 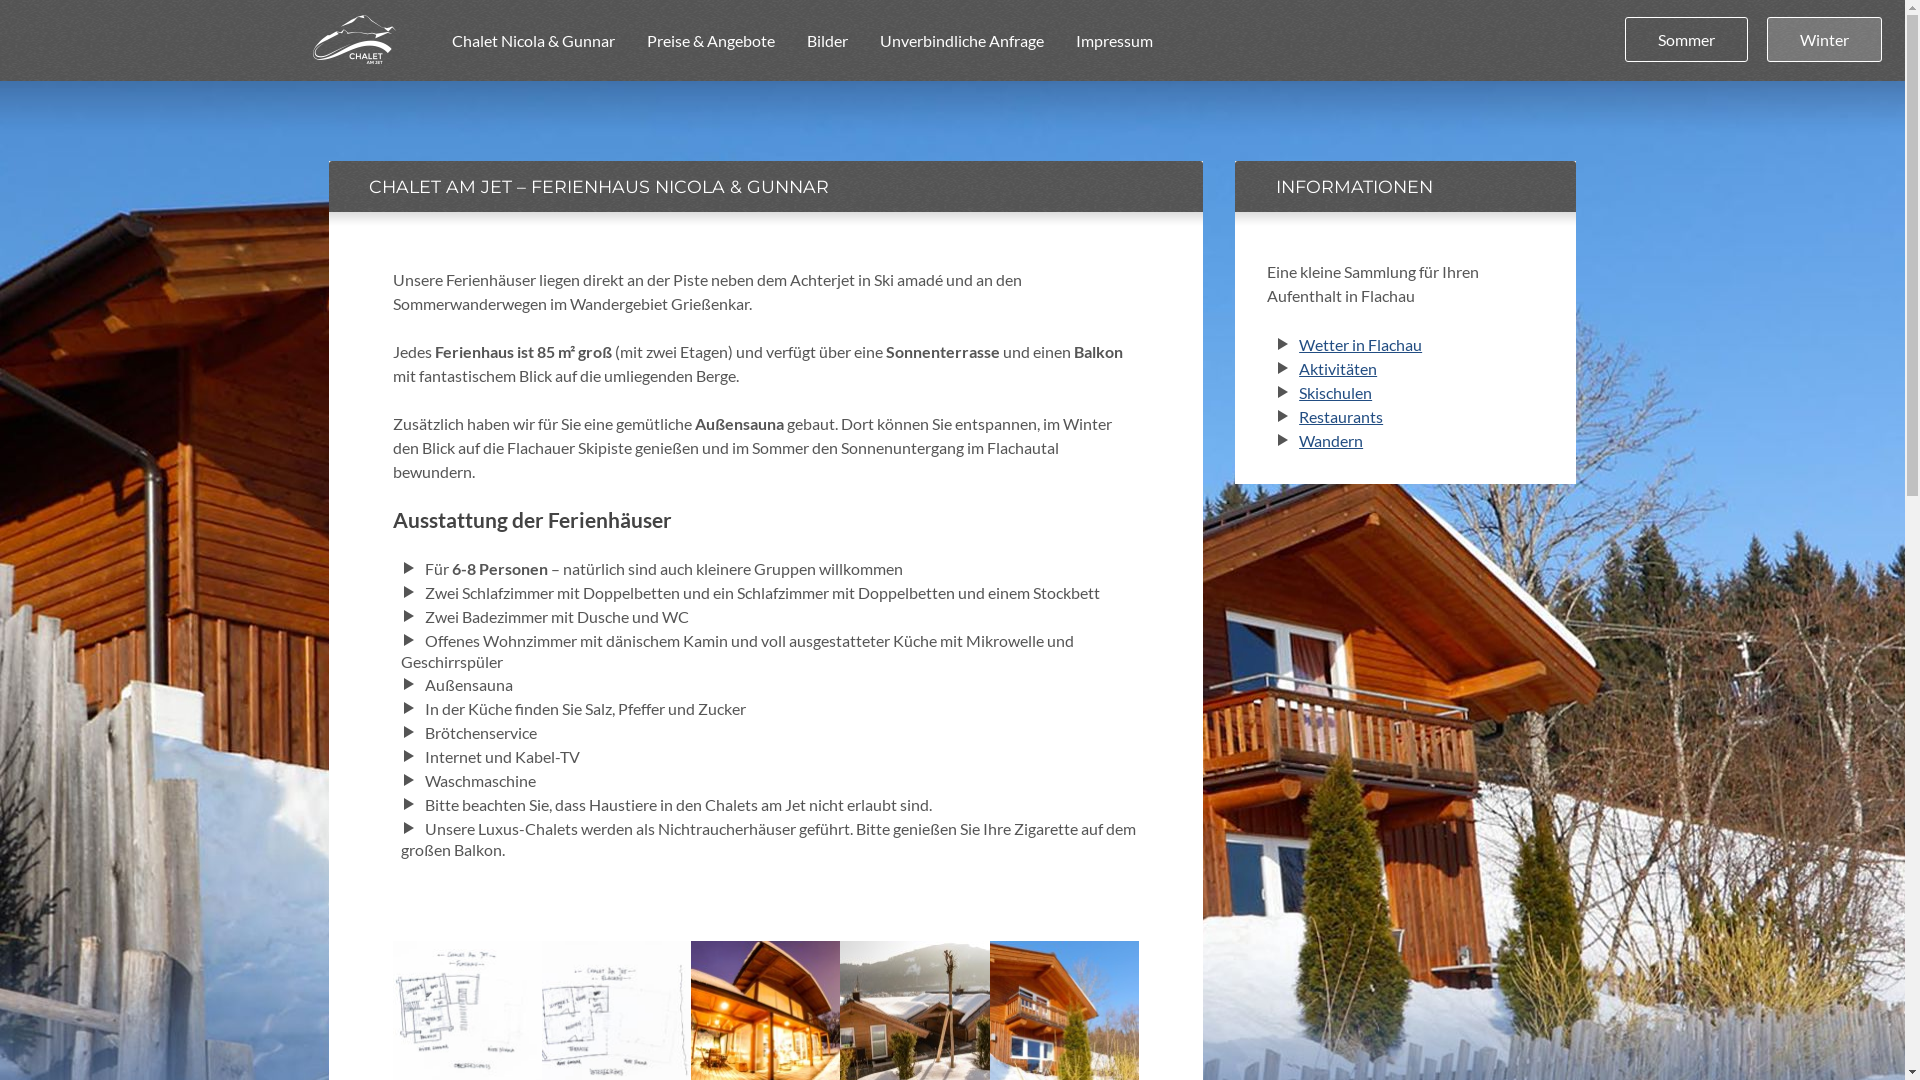 What do you see at coordinates (961, 40) in the screenshot?
I see `'Unverbindliche Anfrage'` at bounding box center [961, 40].